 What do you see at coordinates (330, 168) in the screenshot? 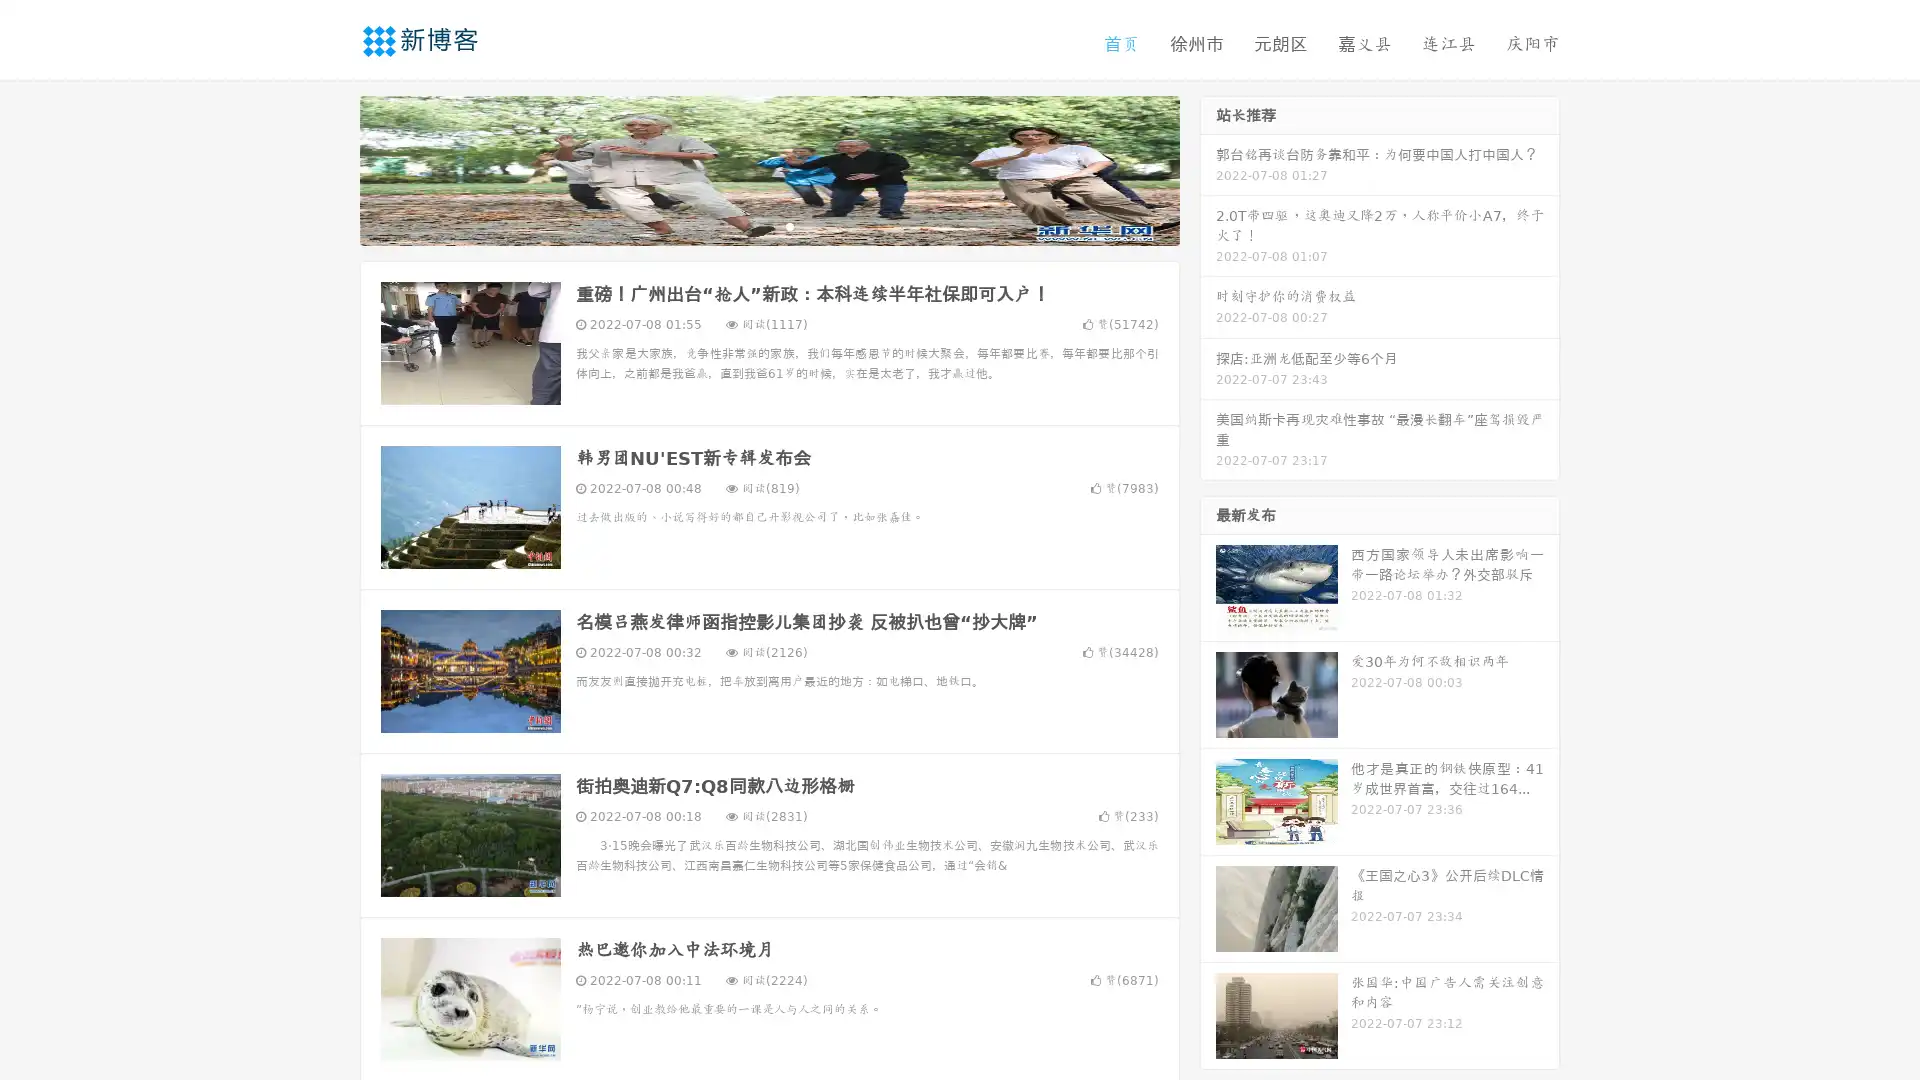
I see `Previous slide` at bounding box center [330, 168].